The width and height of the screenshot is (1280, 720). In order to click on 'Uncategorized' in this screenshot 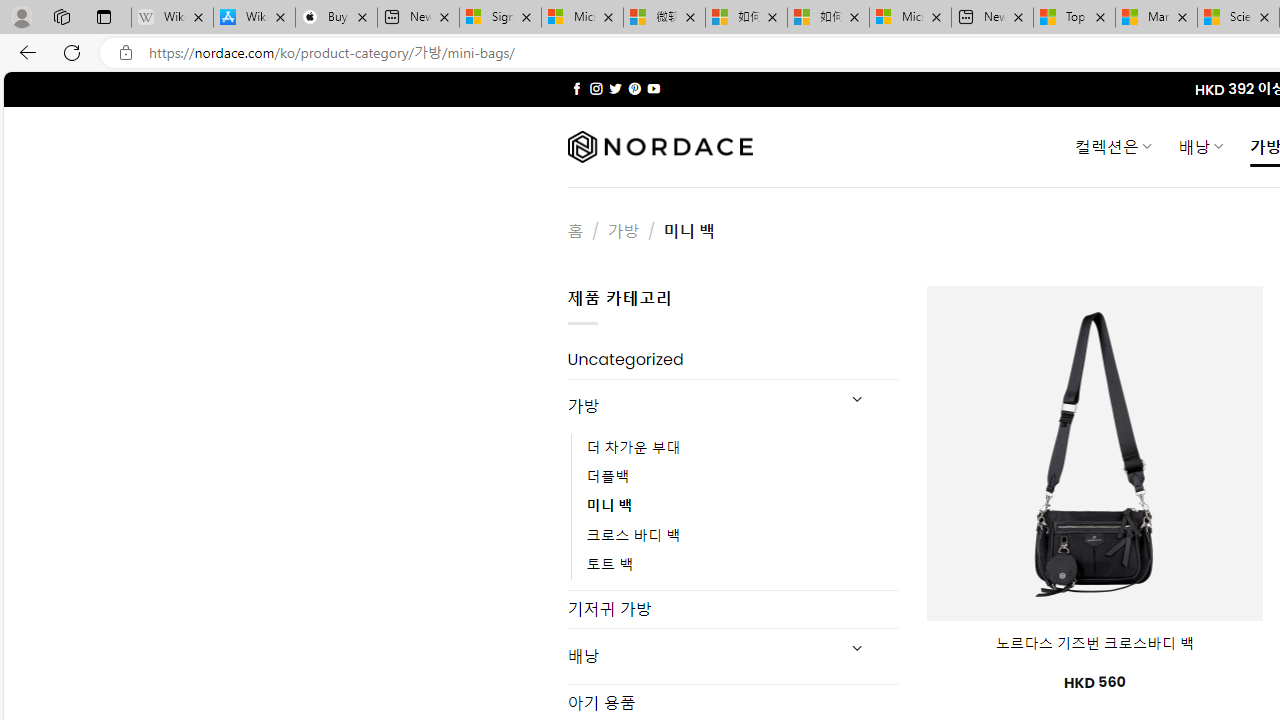, I will do `click(731, 360)`.